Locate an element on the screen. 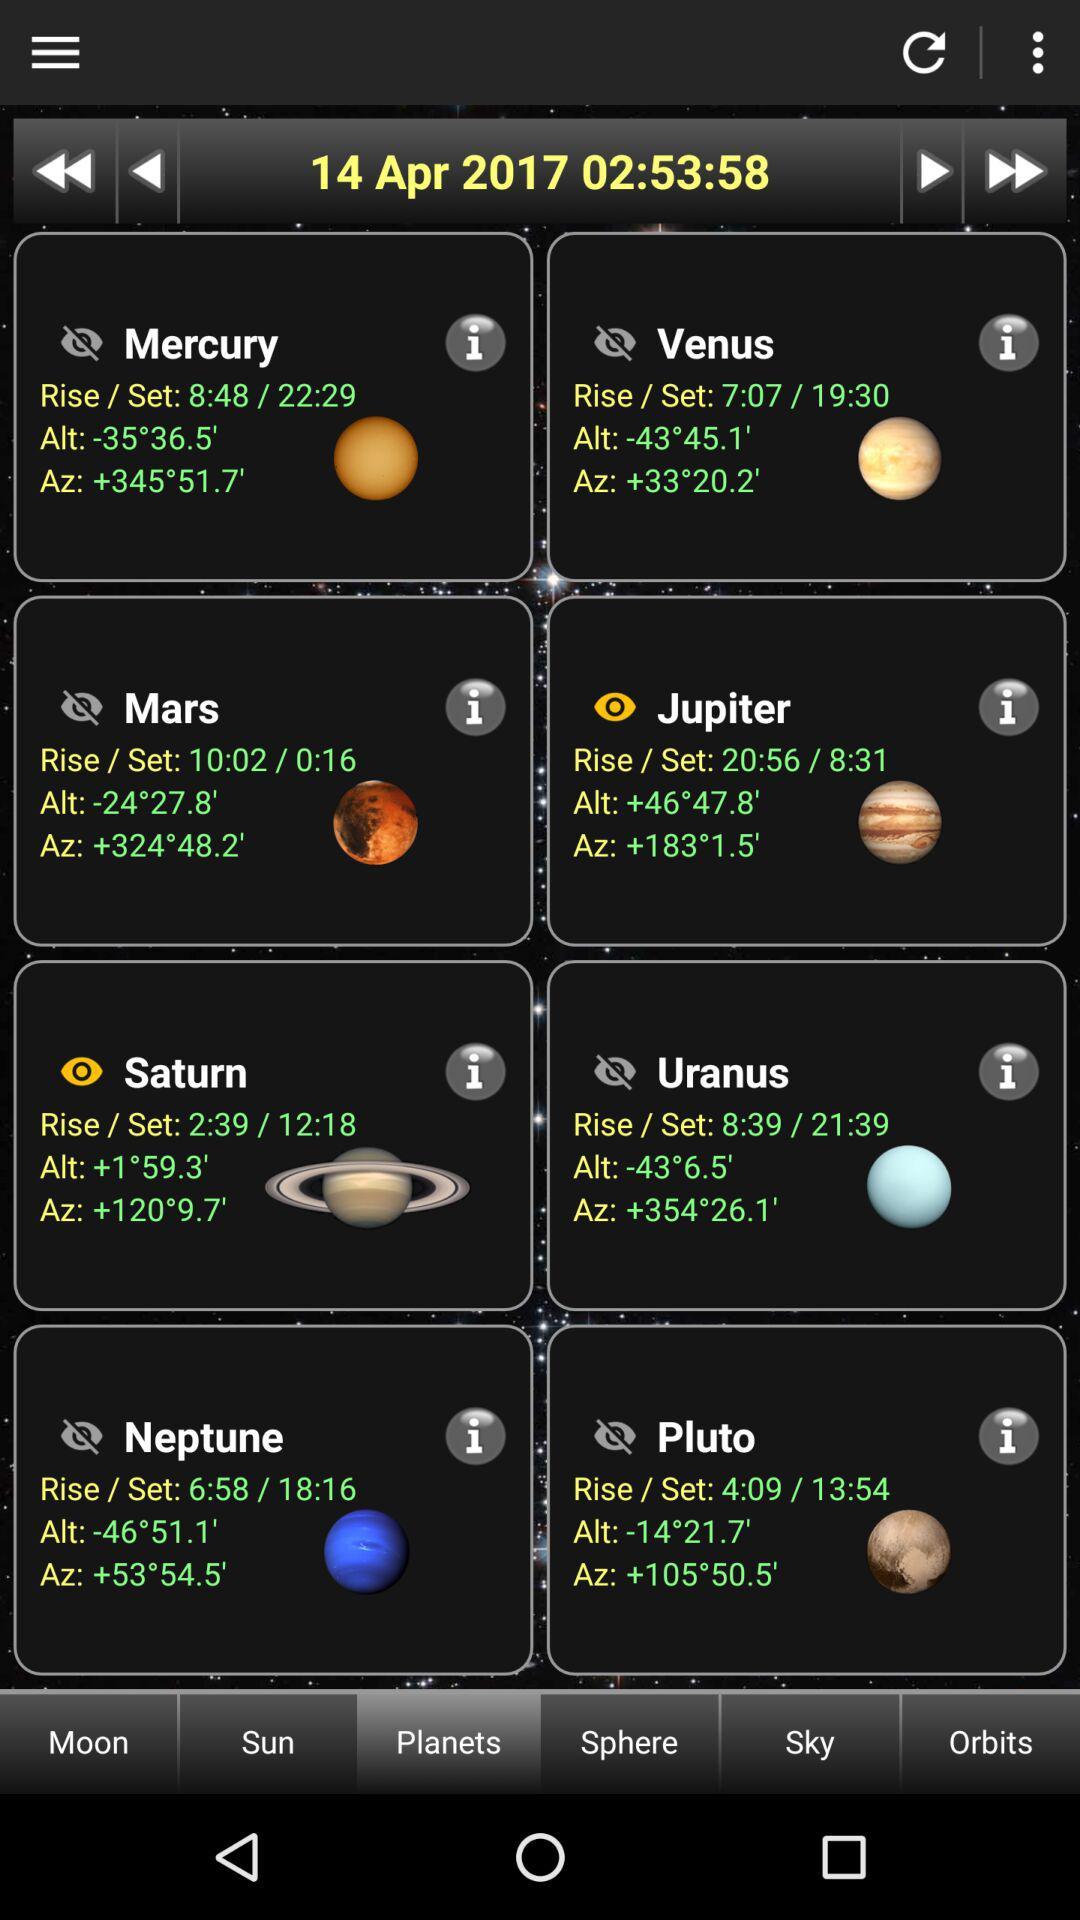 The width and height of the screenshot is (1080, 1920). more information is located at coordinates (475, 1434).